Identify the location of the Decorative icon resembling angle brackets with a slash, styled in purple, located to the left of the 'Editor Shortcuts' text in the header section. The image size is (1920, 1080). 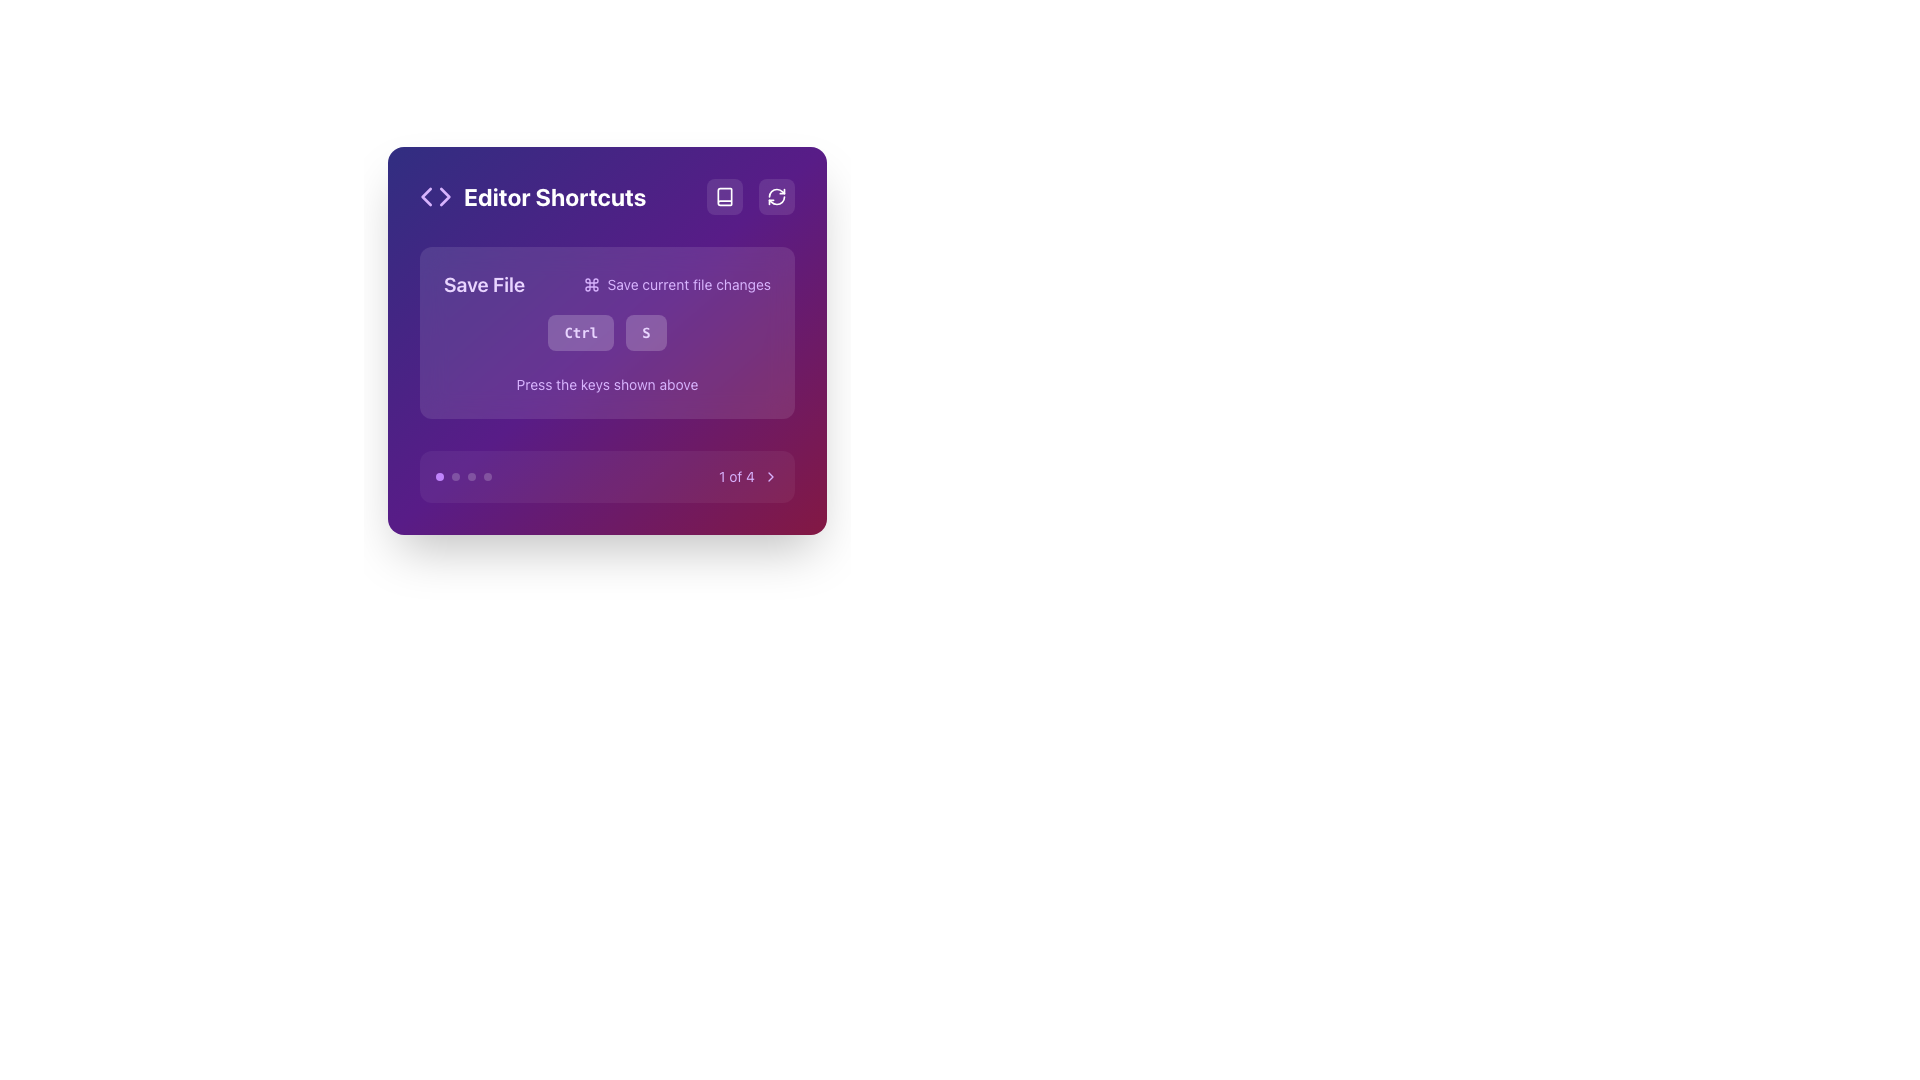
(435, 196).